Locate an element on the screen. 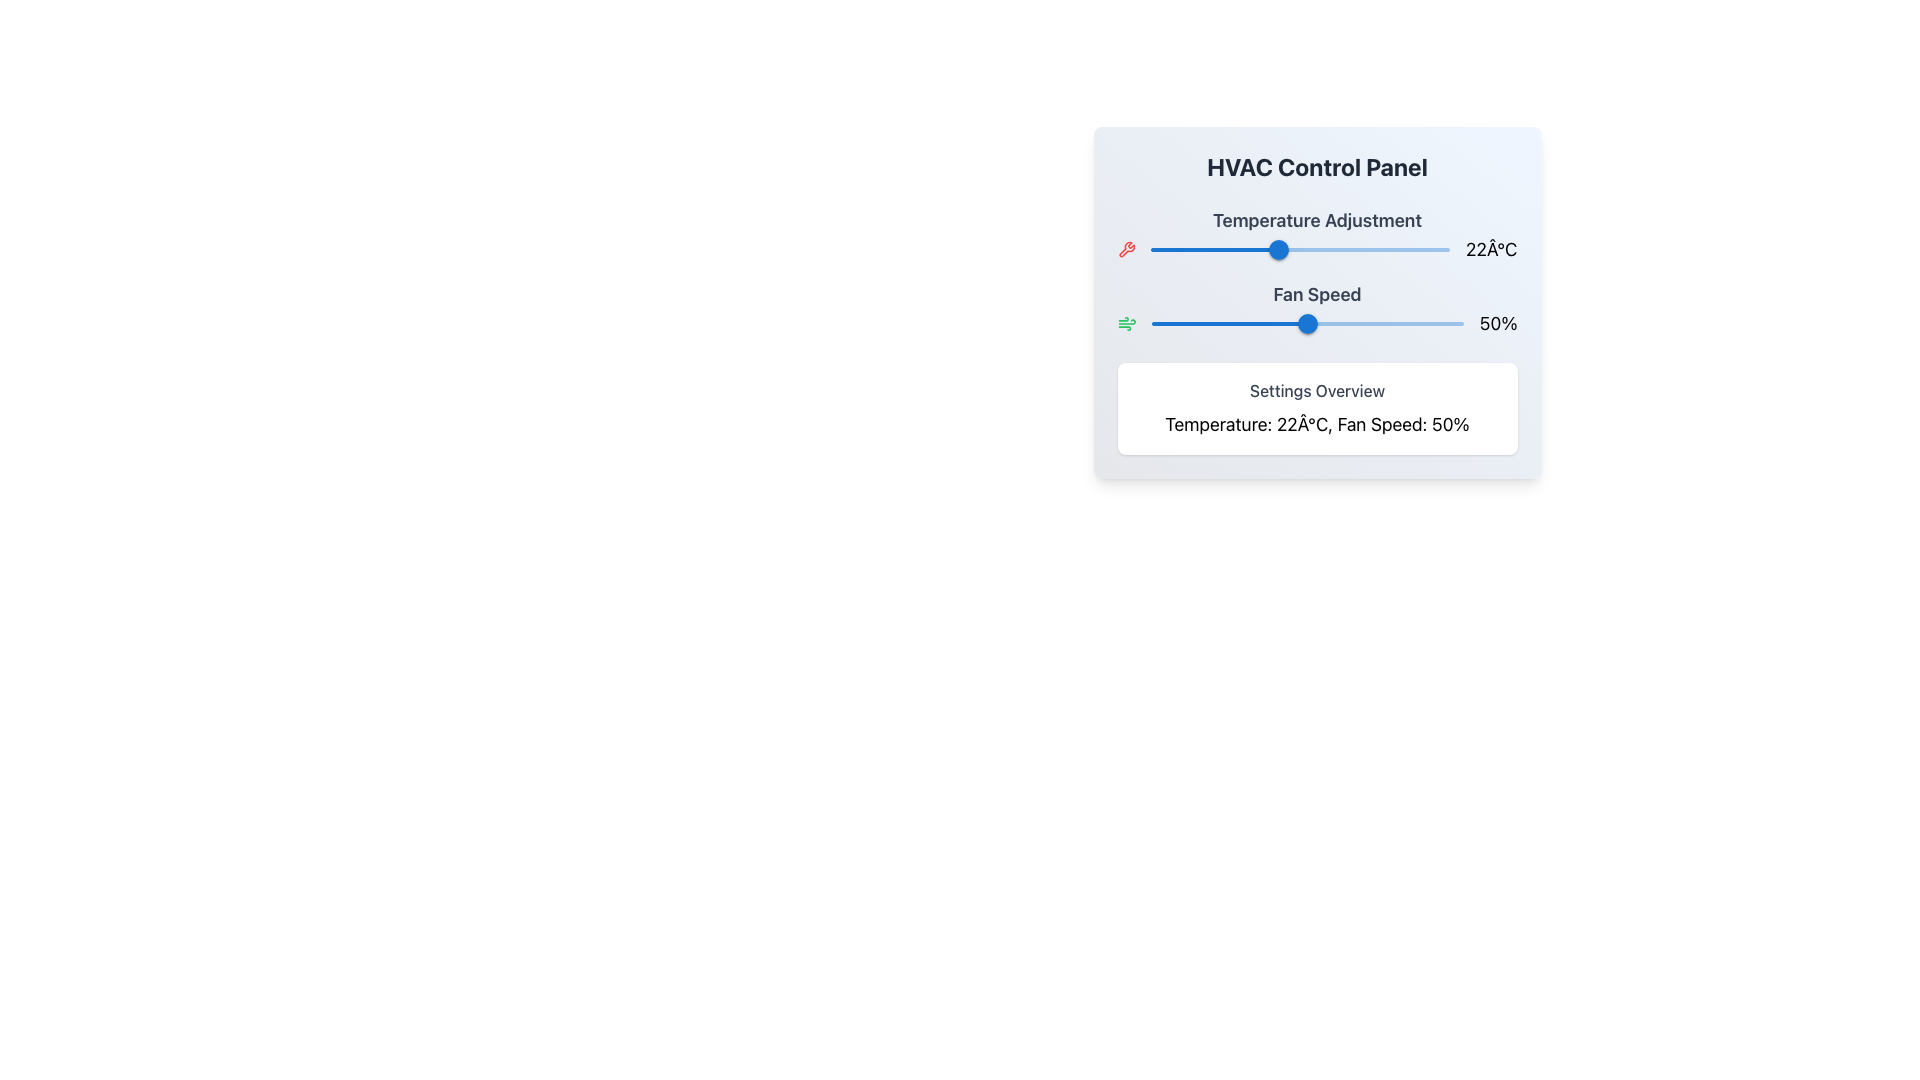 This screenshot has width=1920, height=1080. the slider value is located at coordinates (1189, 323).